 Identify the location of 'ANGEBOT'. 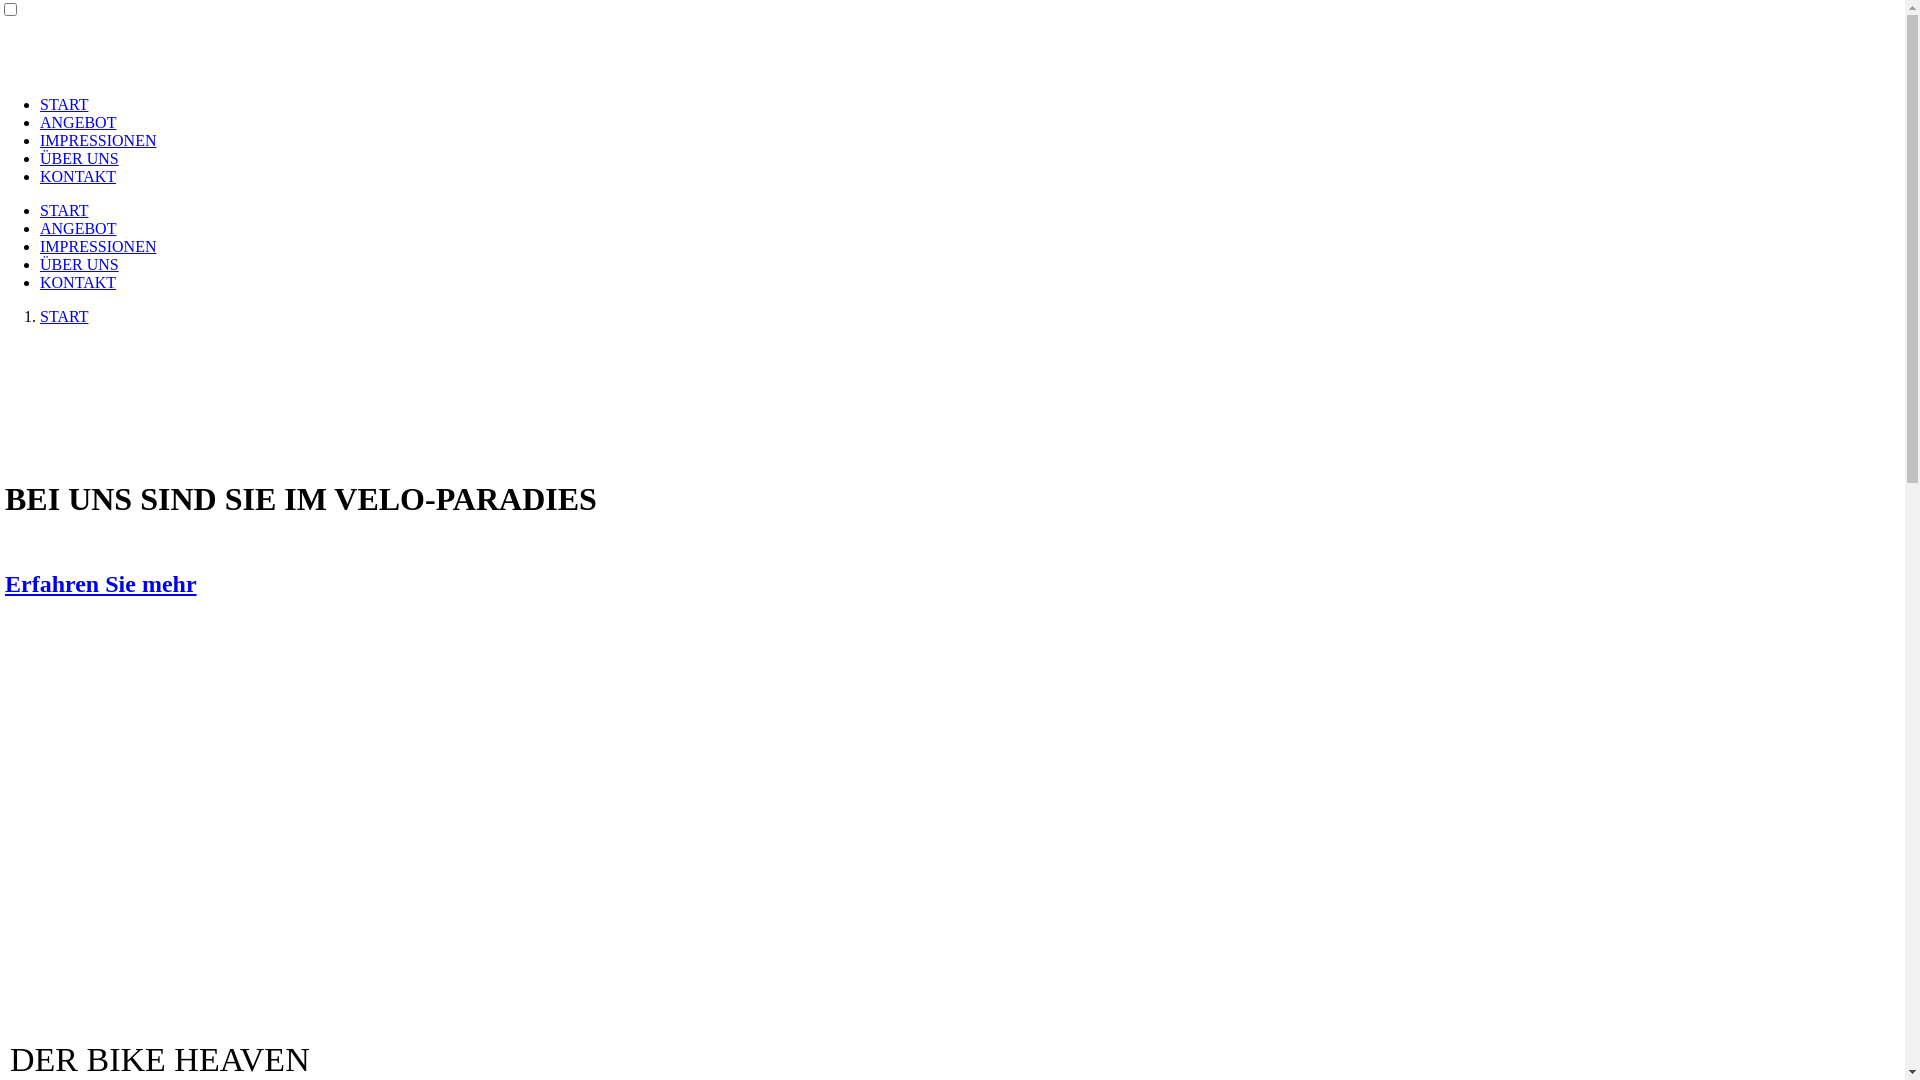
(77, 227).